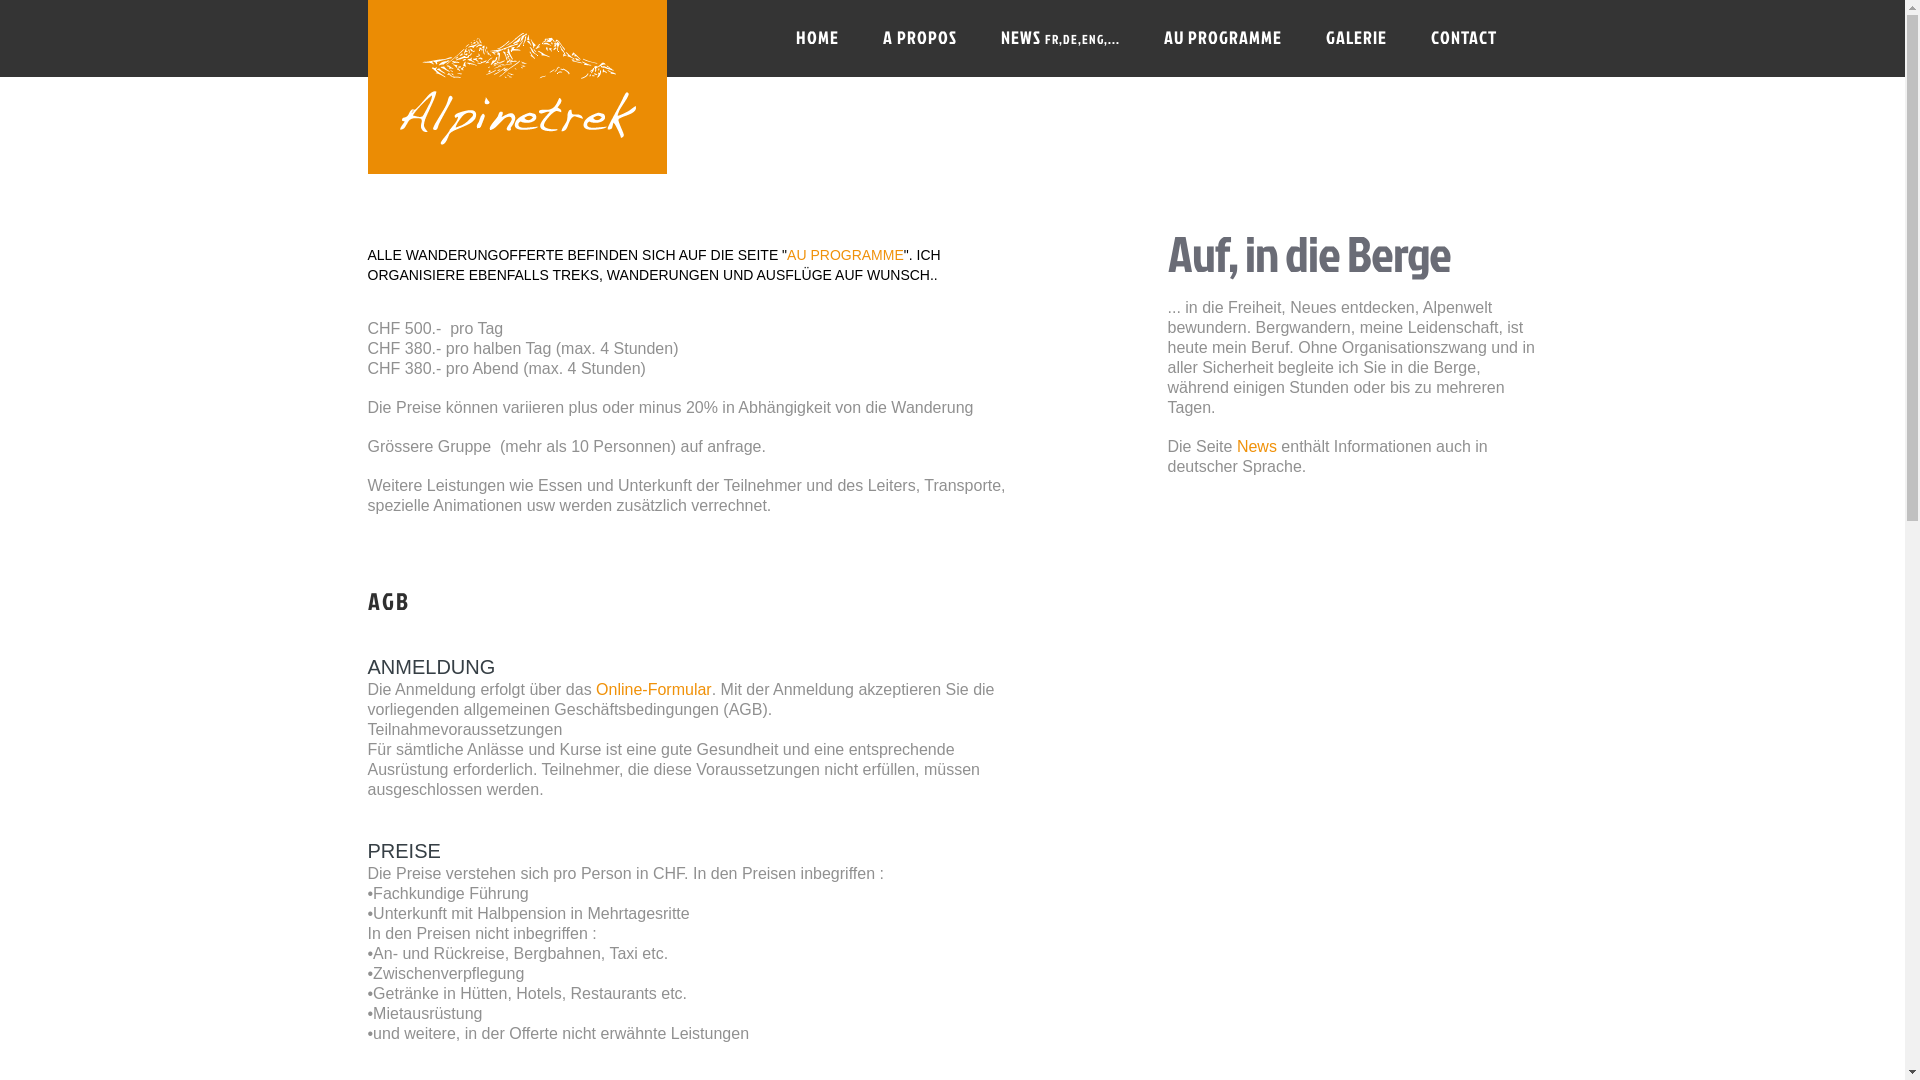  I want to click on 'AU PROGRAMME', so click(1147, 38).